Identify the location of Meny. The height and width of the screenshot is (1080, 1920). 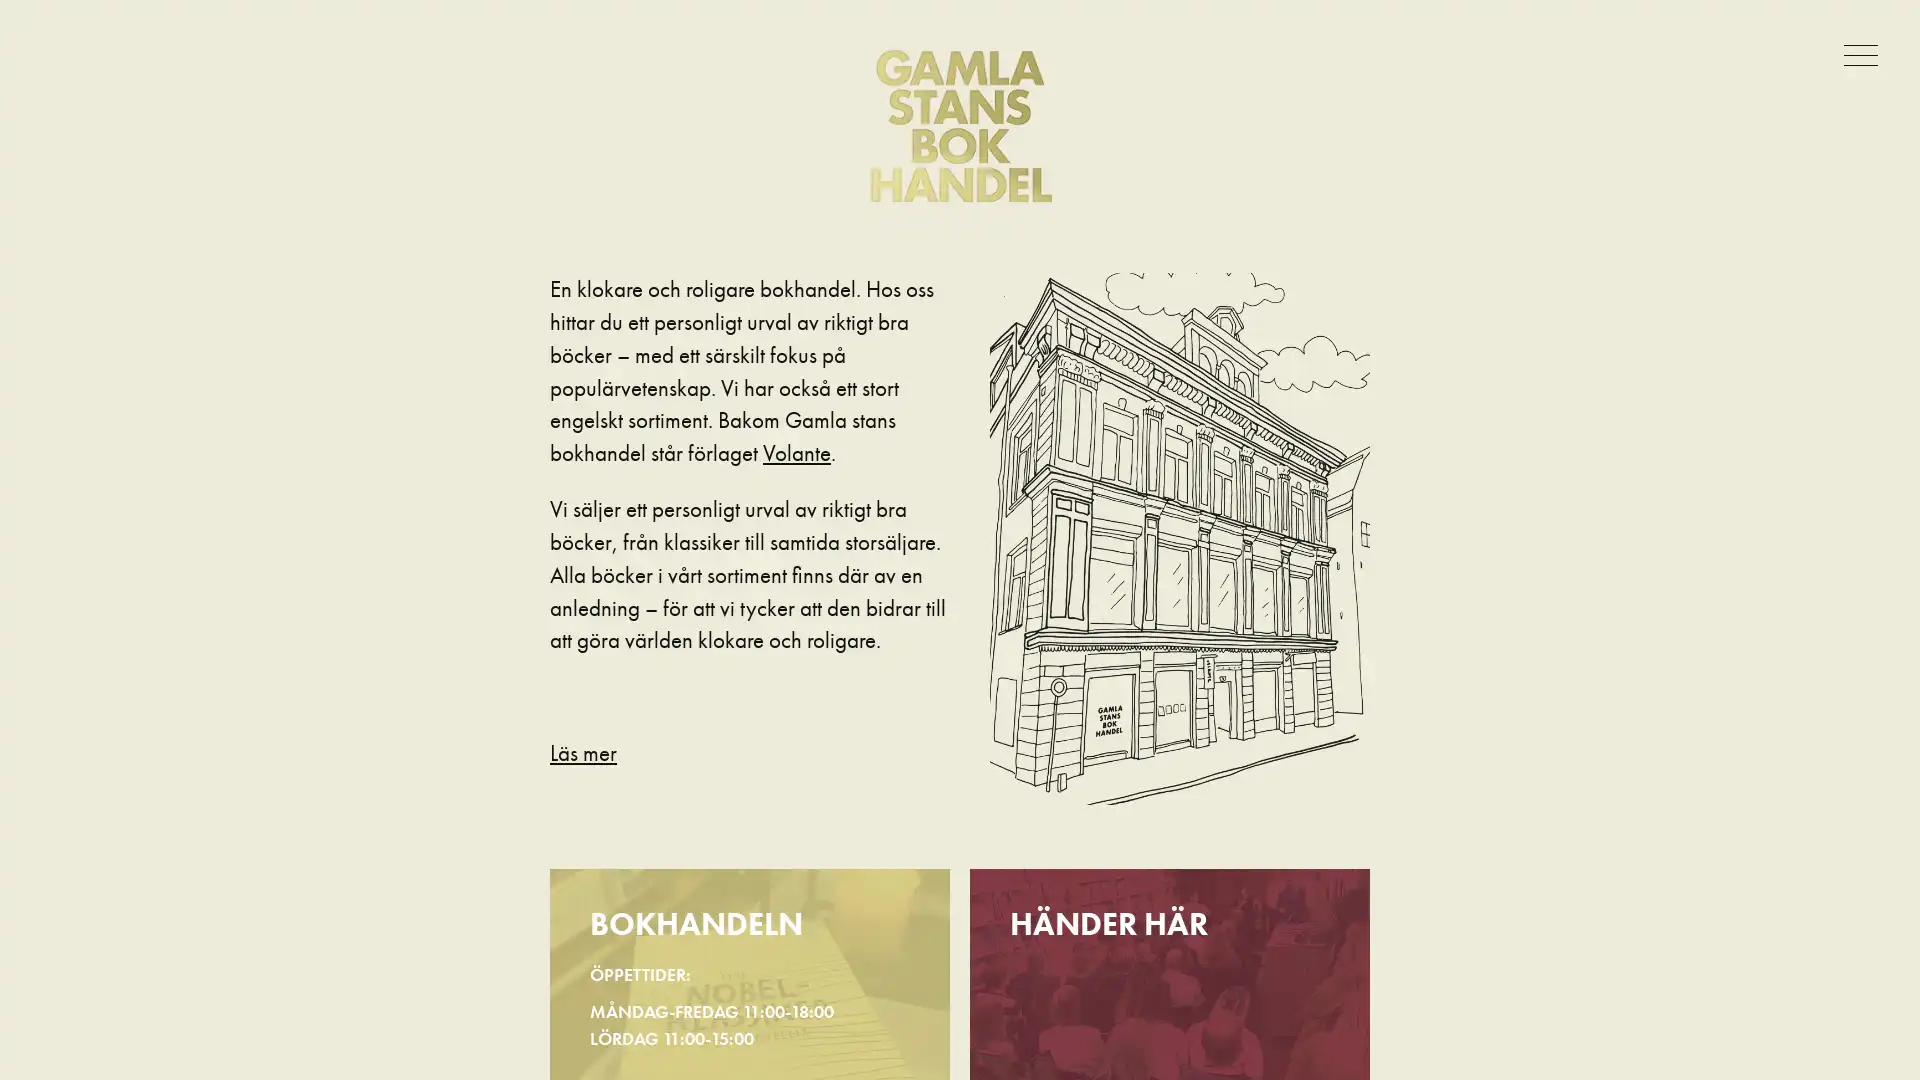
(1864, 53).